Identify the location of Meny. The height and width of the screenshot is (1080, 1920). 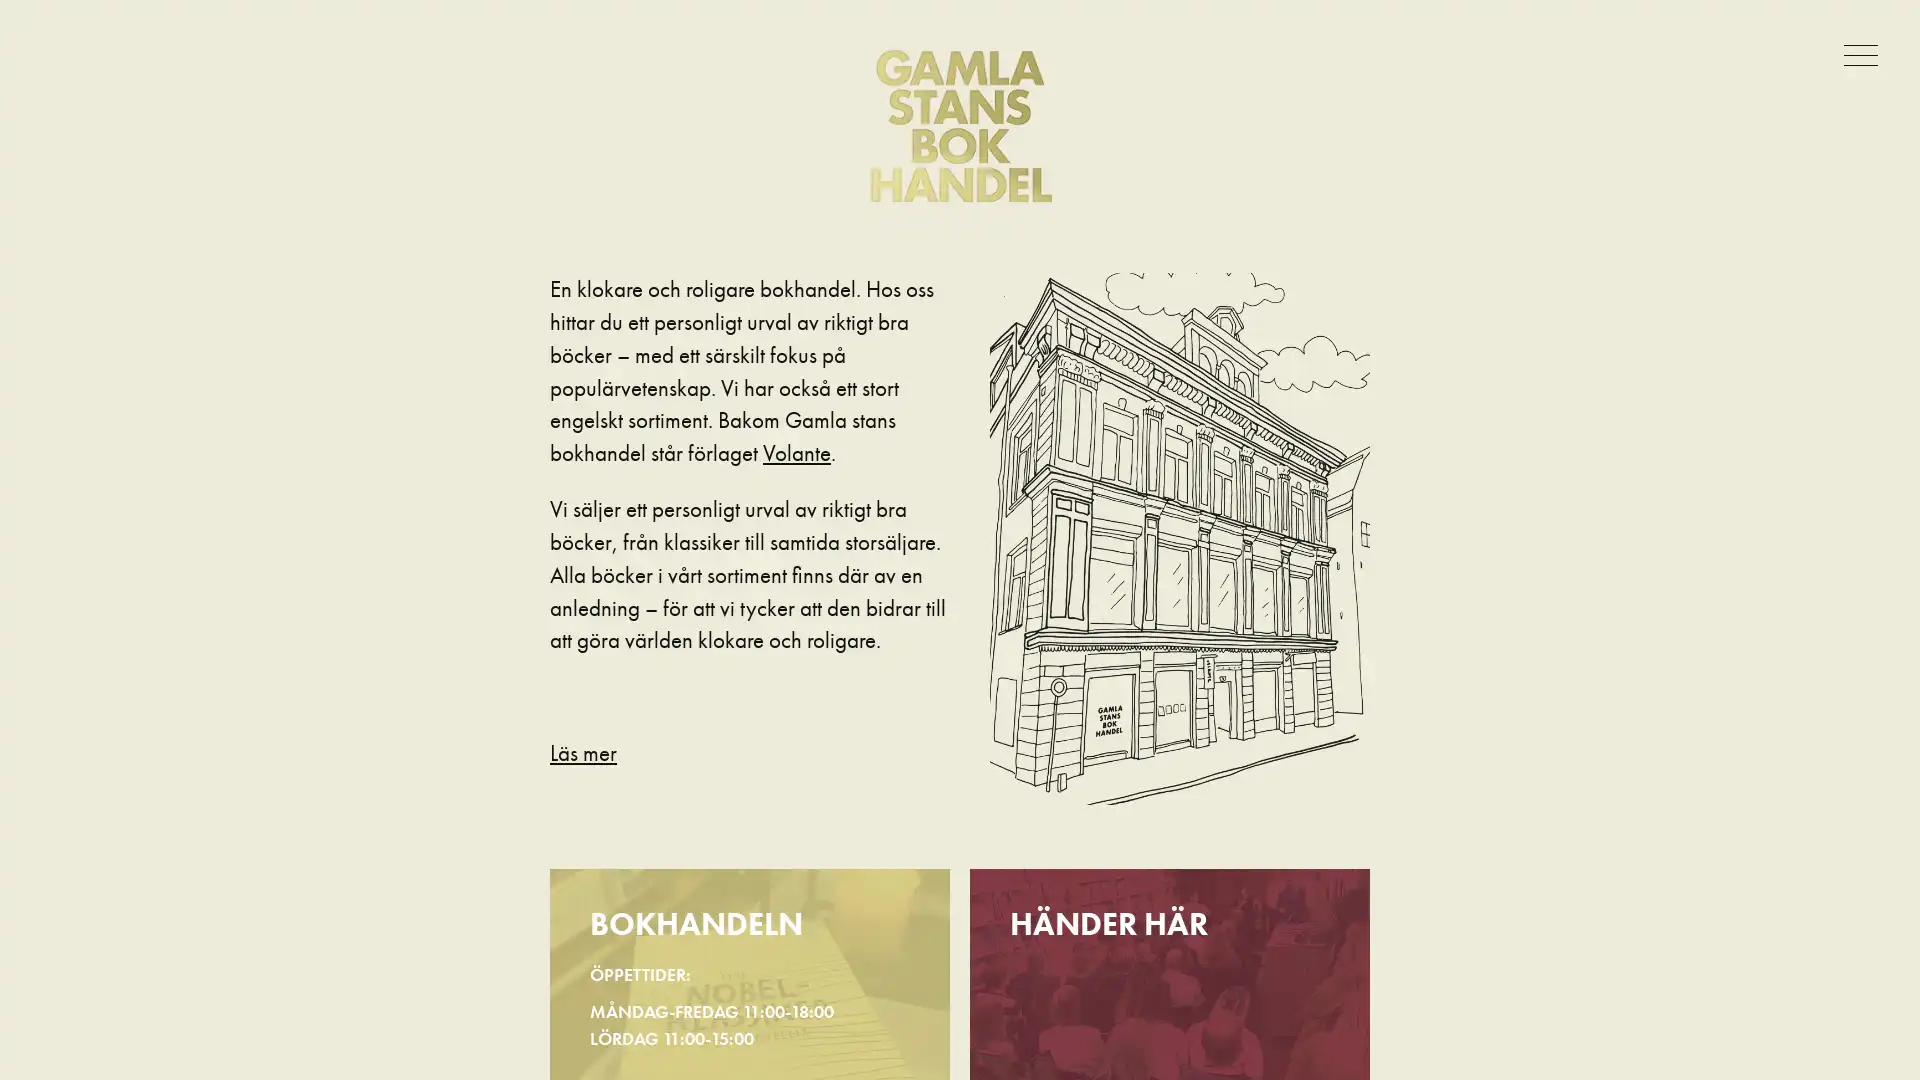
(1864, 53).